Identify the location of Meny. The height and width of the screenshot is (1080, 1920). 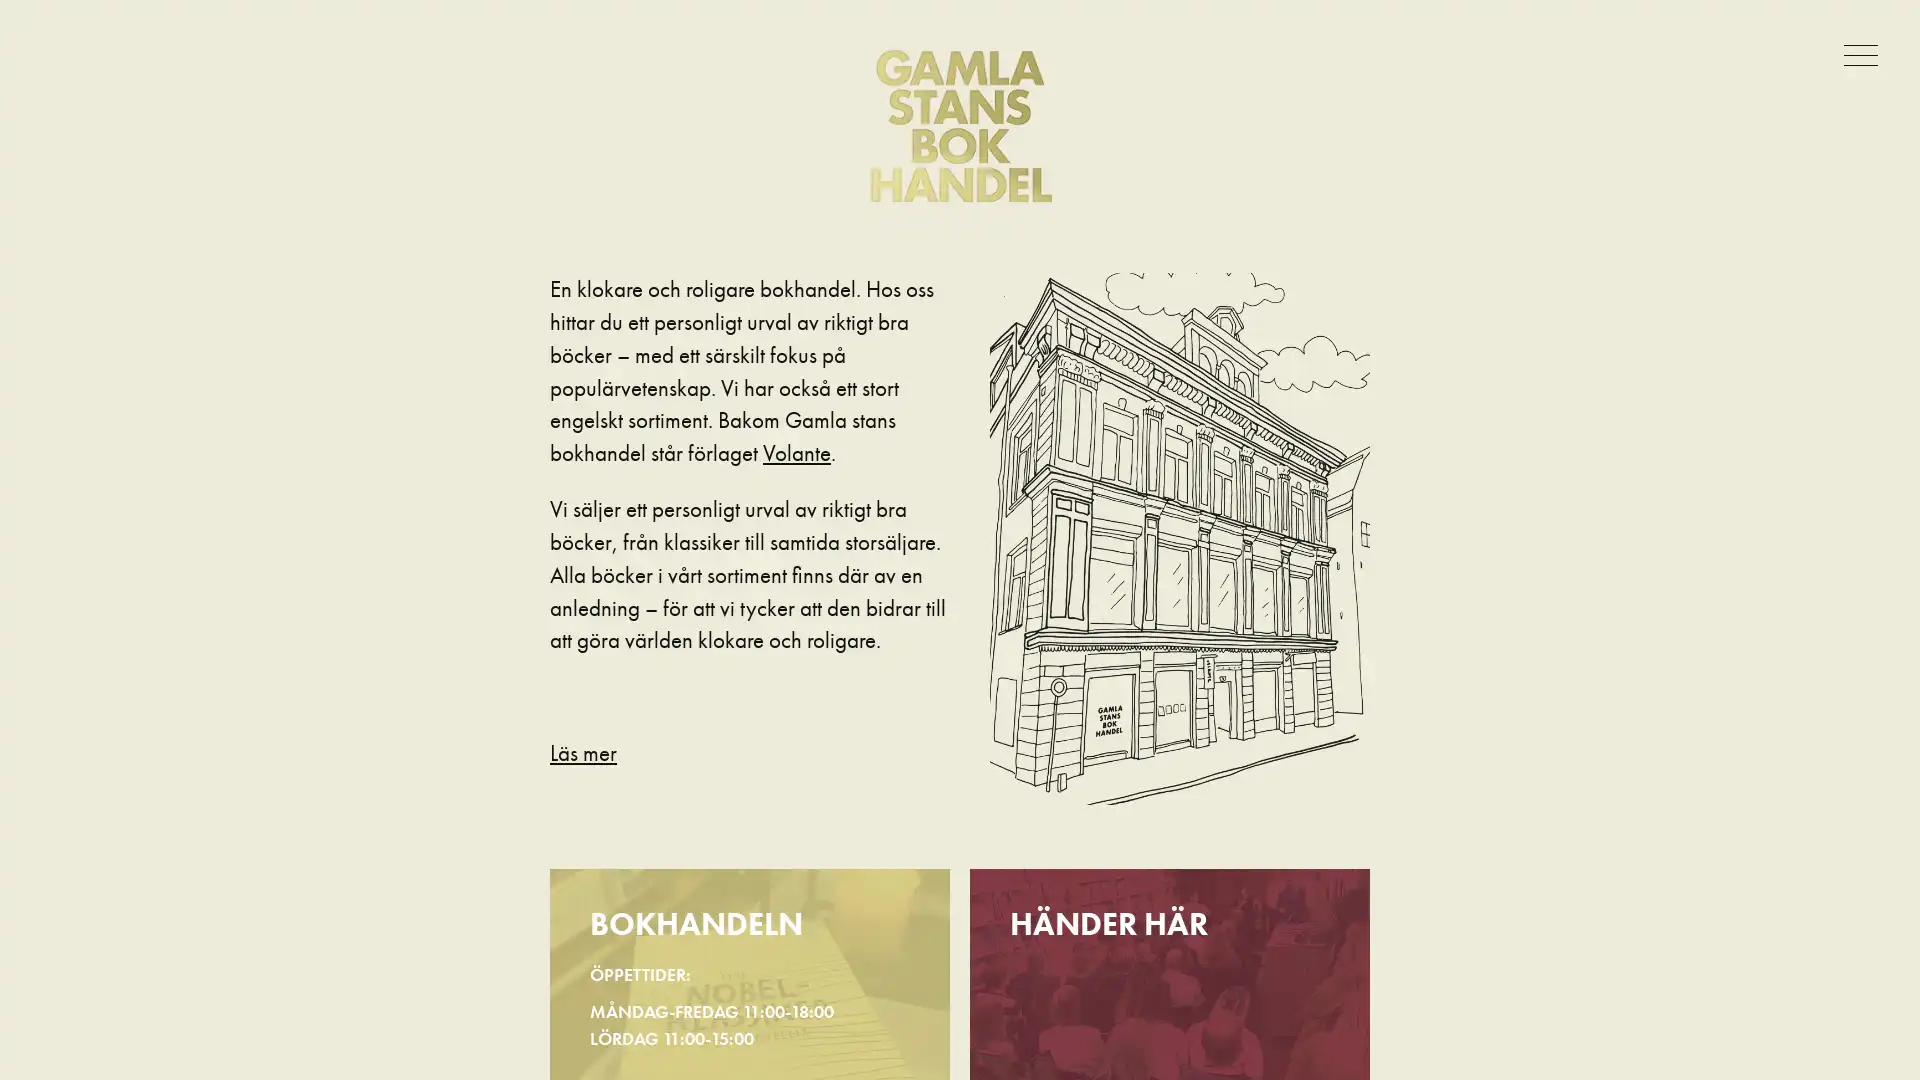
(1864, 53).